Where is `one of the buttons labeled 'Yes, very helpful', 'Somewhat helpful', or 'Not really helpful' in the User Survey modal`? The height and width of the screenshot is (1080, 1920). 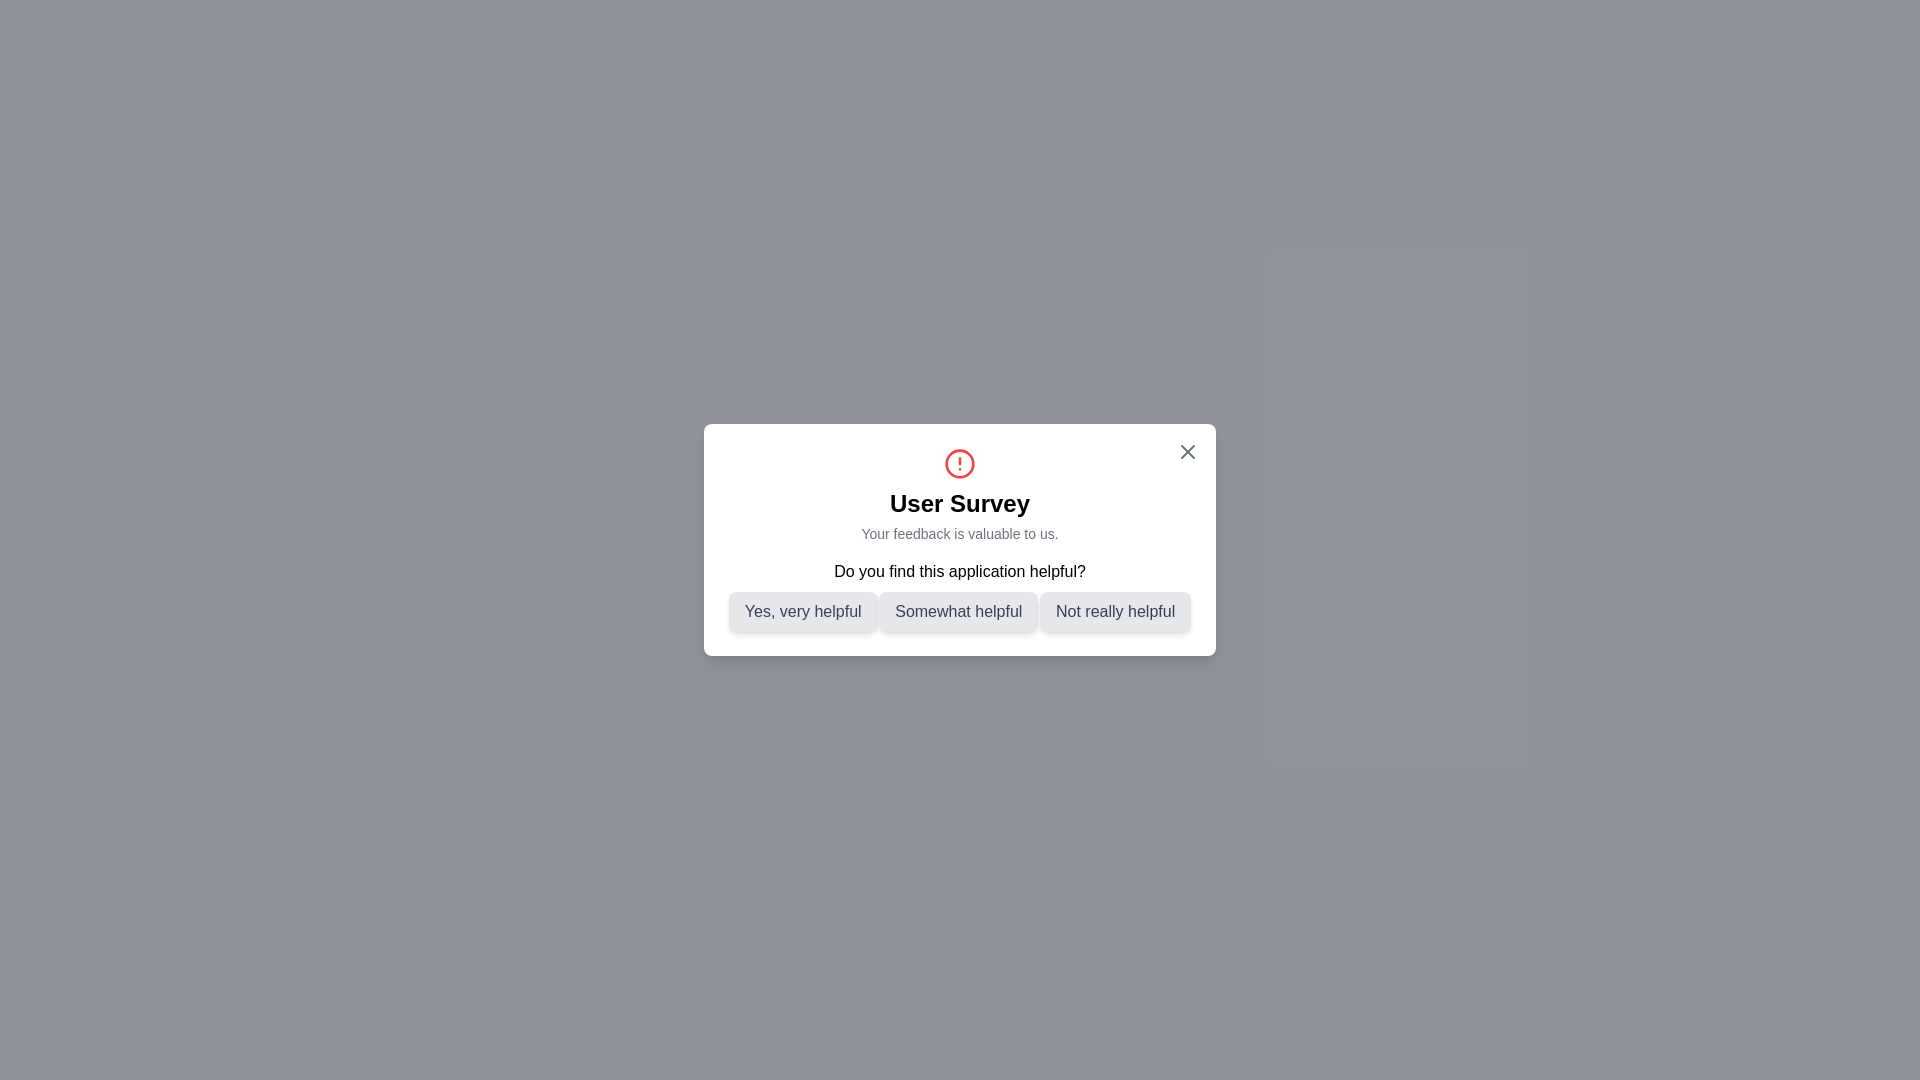
one of the buttons labeled 'Yes, very helpful', 'Somewhat helpful', or 'Not really helpful' in the User Survey modal is located at coordinates (960, 595).